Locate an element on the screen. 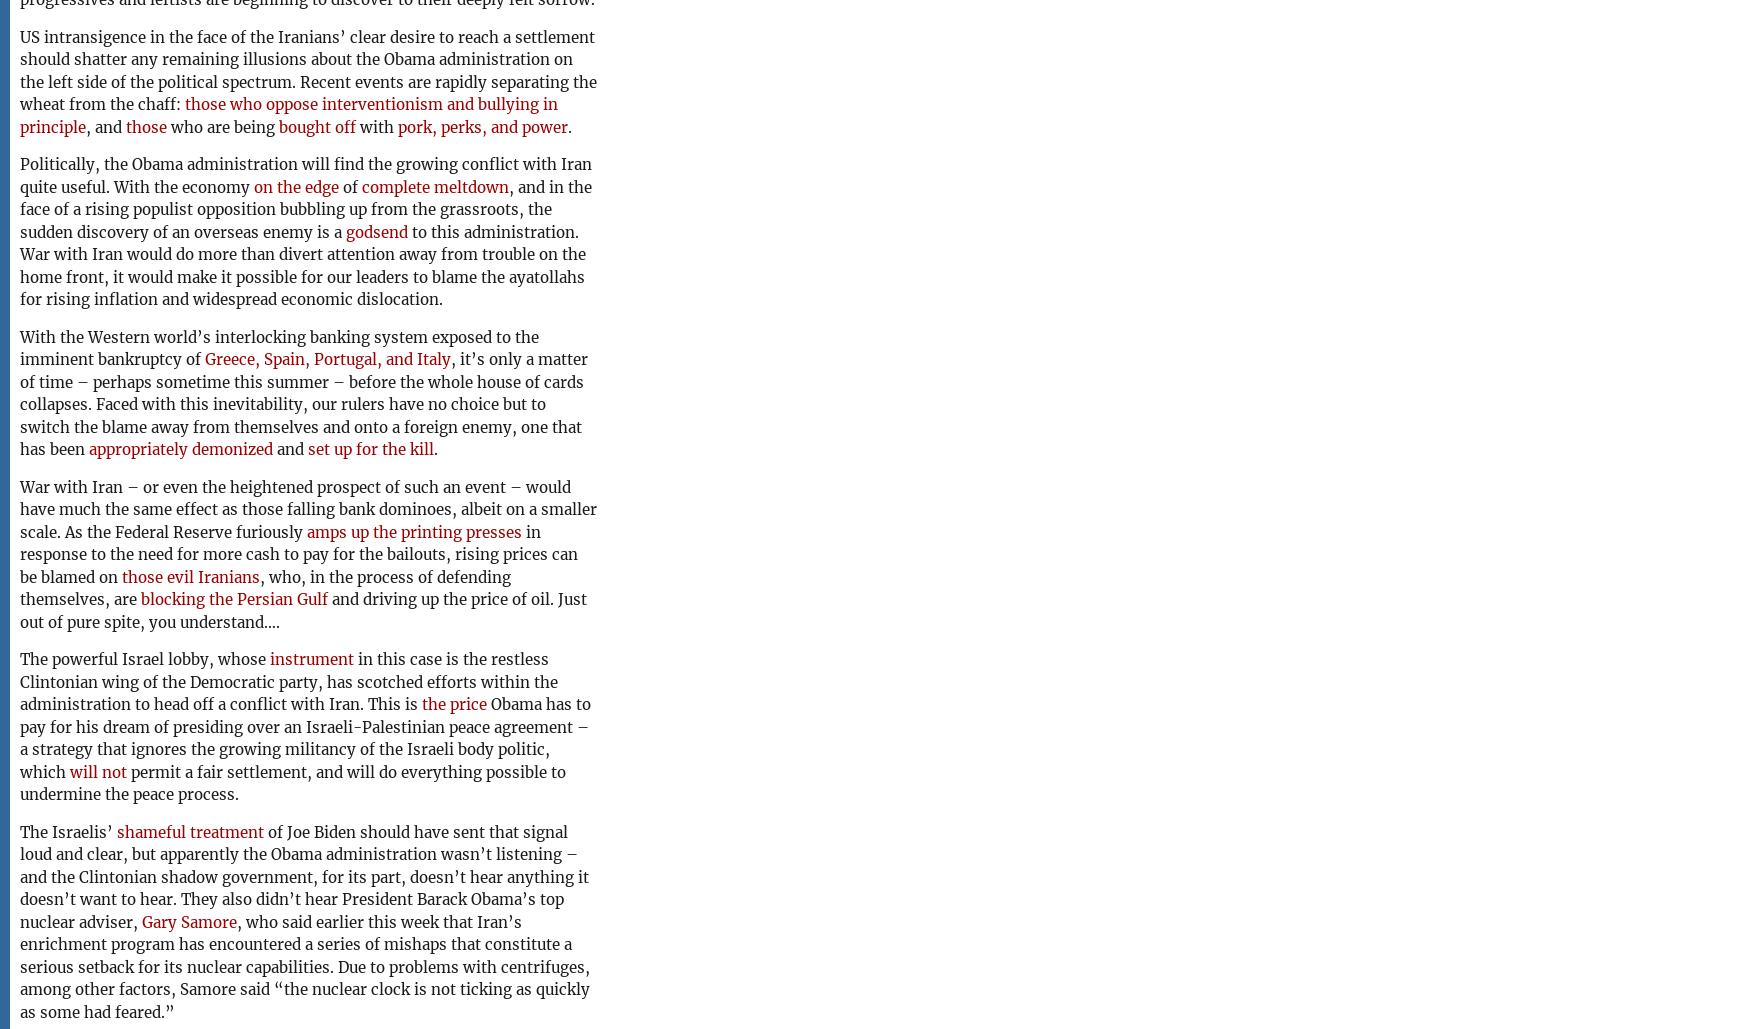  'bought off' is located at coordinates (317, 125).